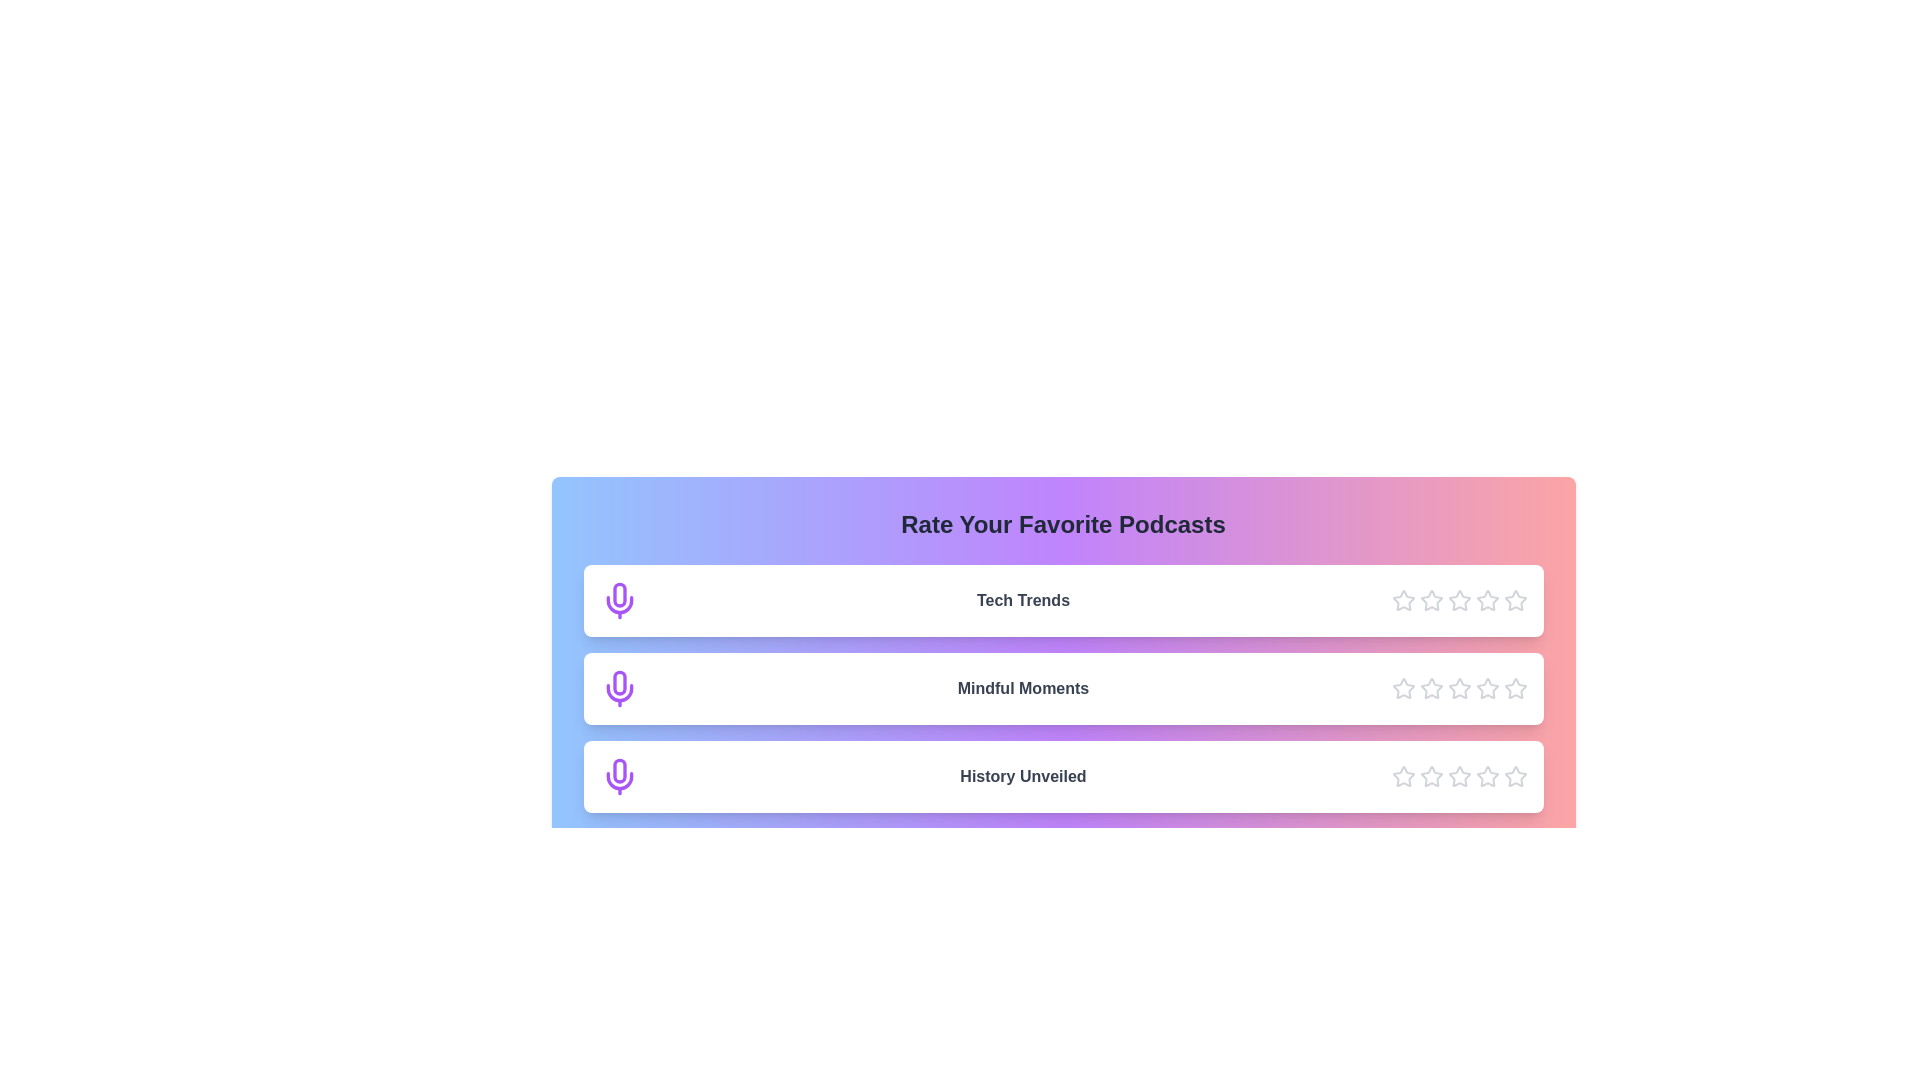 The image size is (1920, 1080). I want to click on the star icon corresponding to 2 stars for the podcast History Unveiled, so click(1430, 775).